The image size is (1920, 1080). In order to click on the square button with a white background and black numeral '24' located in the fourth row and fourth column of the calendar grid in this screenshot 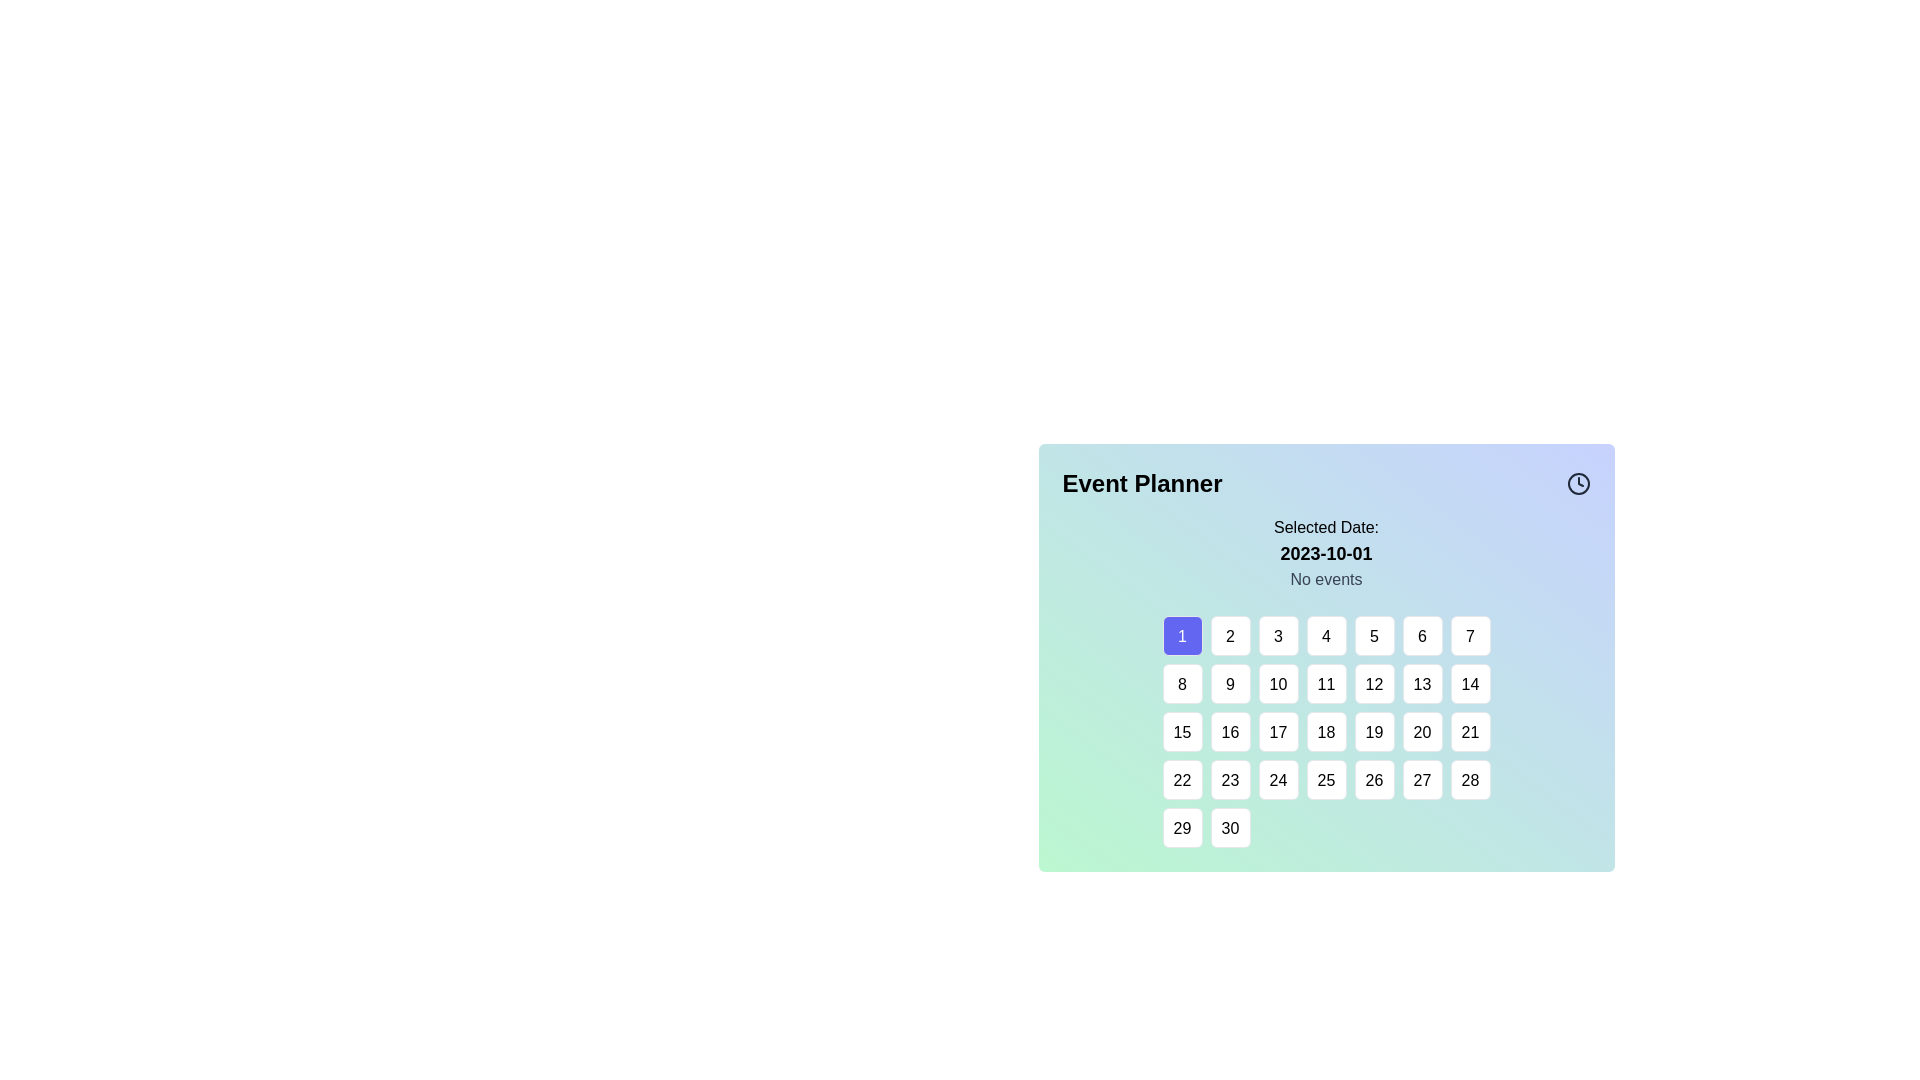, I will do `click(1277, 778)`.